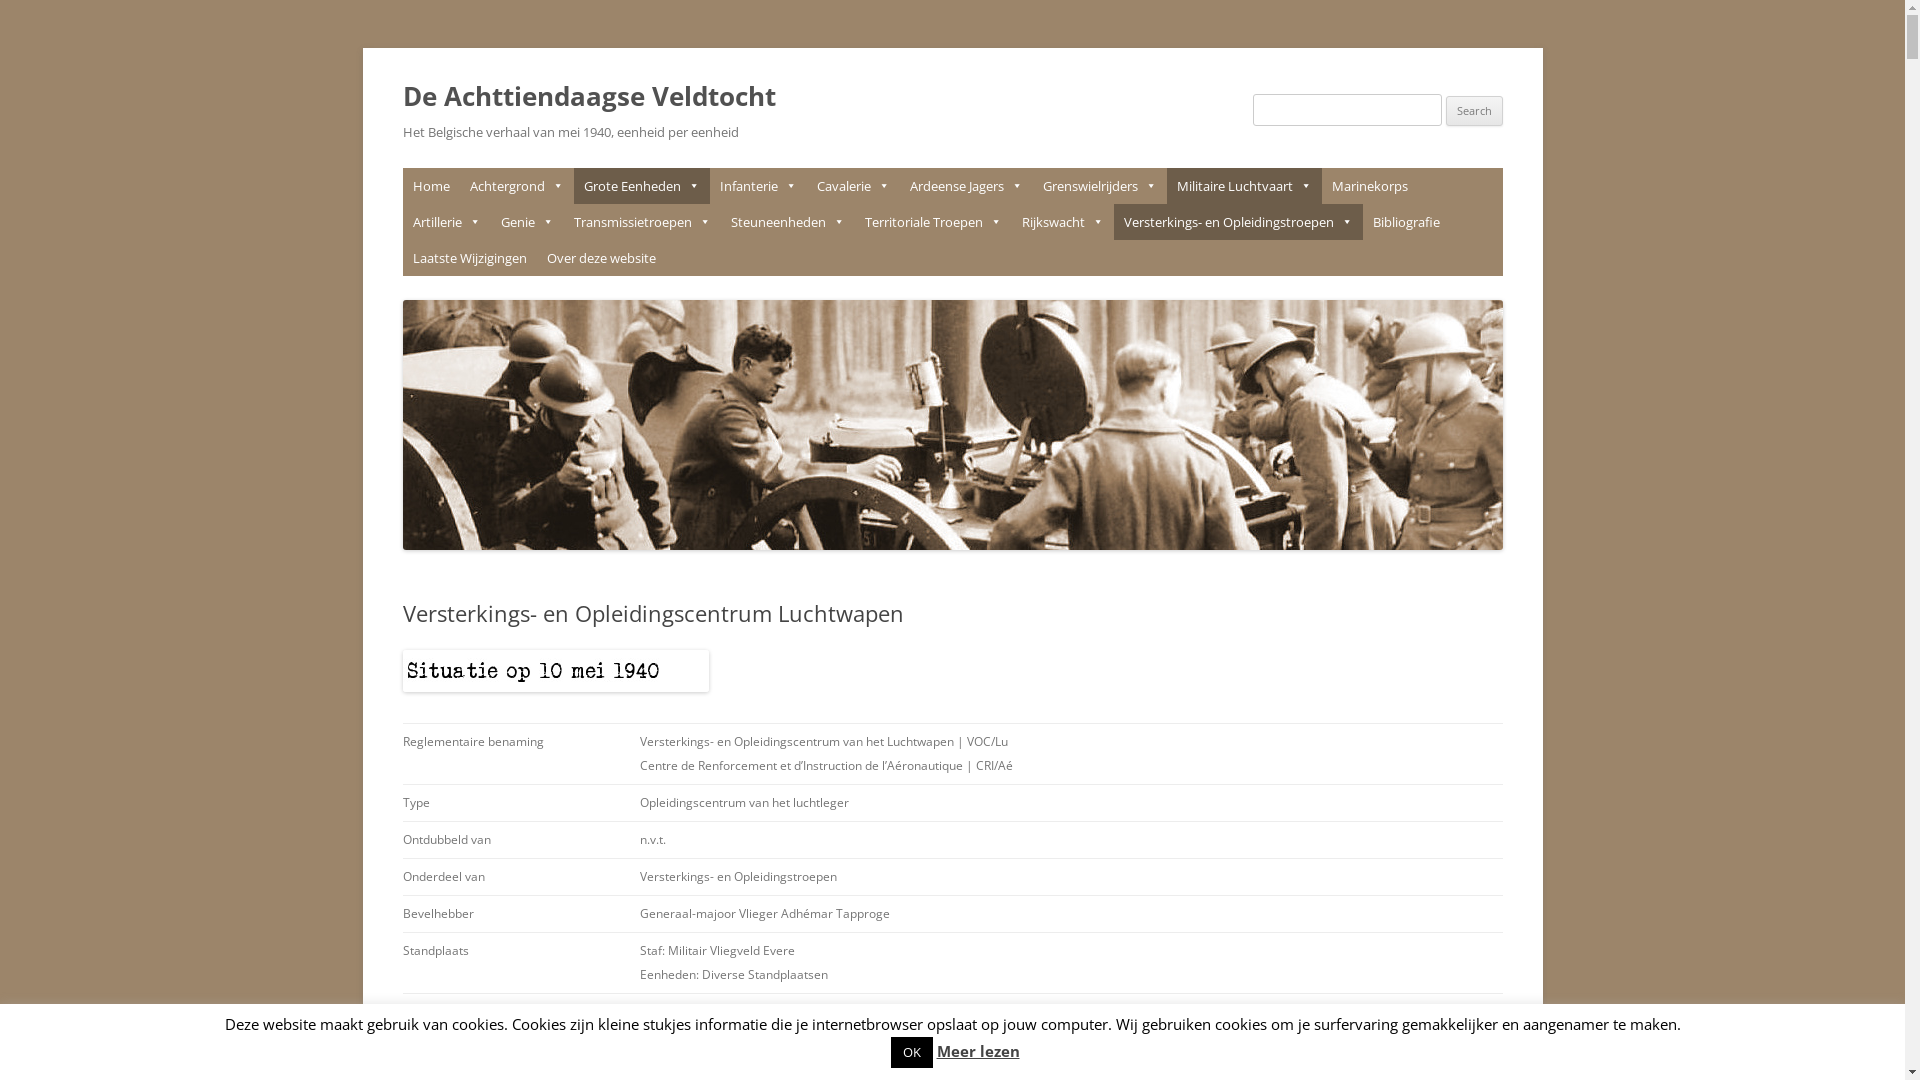 This screenshot has height=1080, width=1920. What do you see at coordinates (445, 222) in the screenshot?
I see `'Artillerie'` at bounding box center [445, 222].